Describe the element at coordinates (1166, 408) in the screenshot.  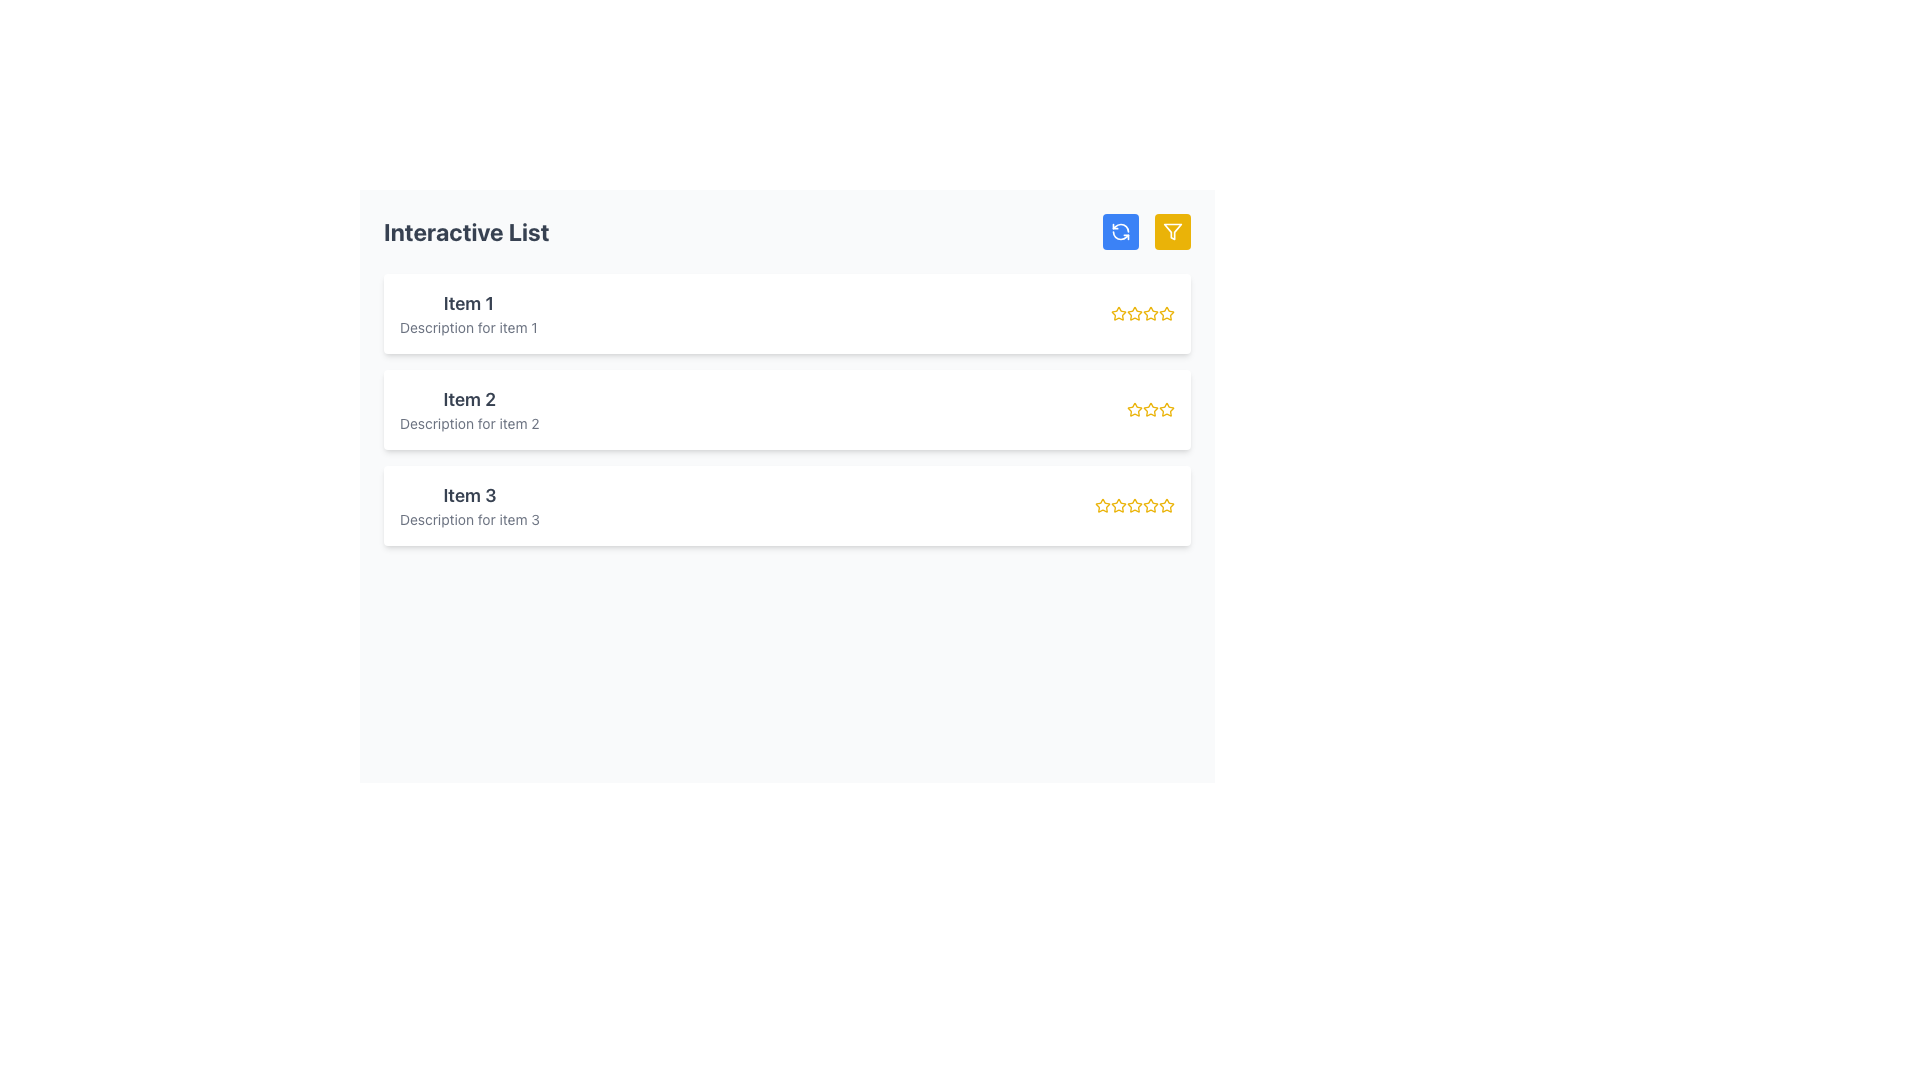
I see `the fifth star icon in the rating indicator to set a rating value` at that location.